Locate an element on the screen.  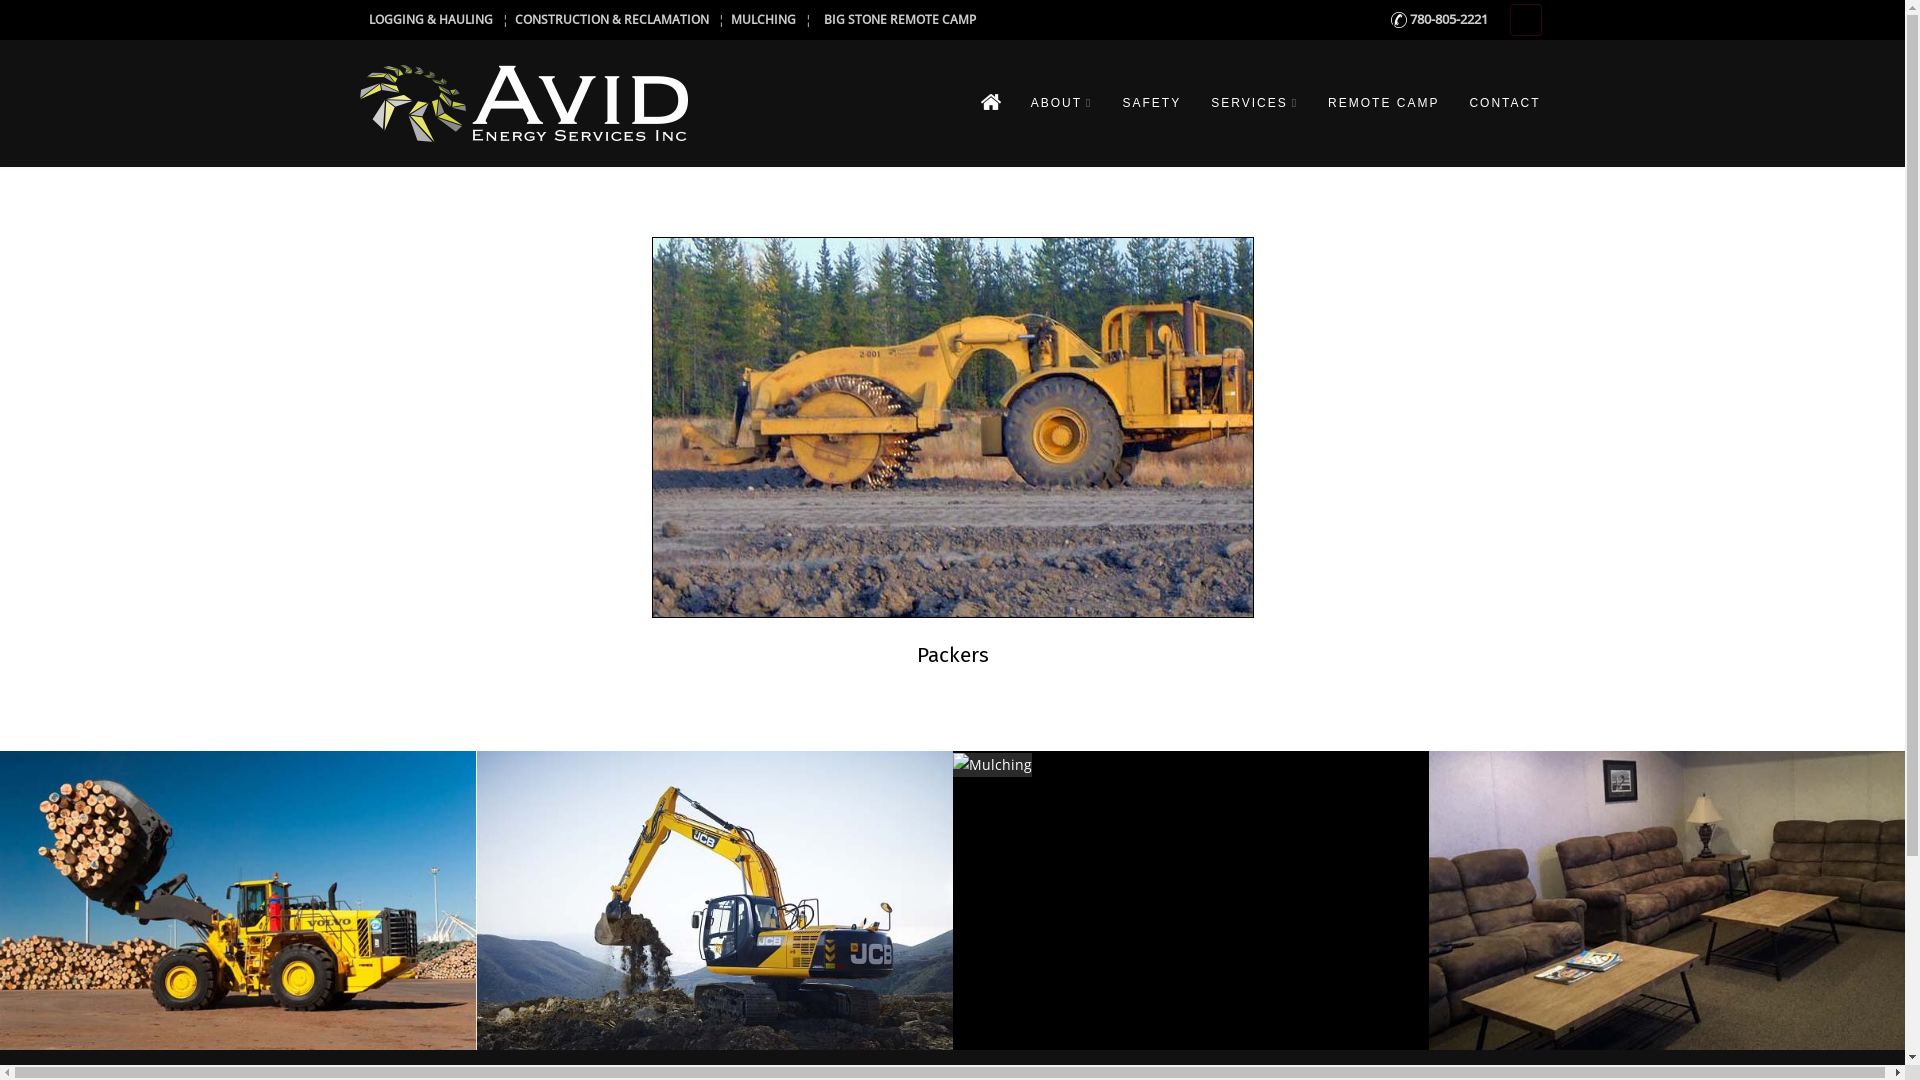
'LOGGING & HAULING' is located at coordinates (429, 19).